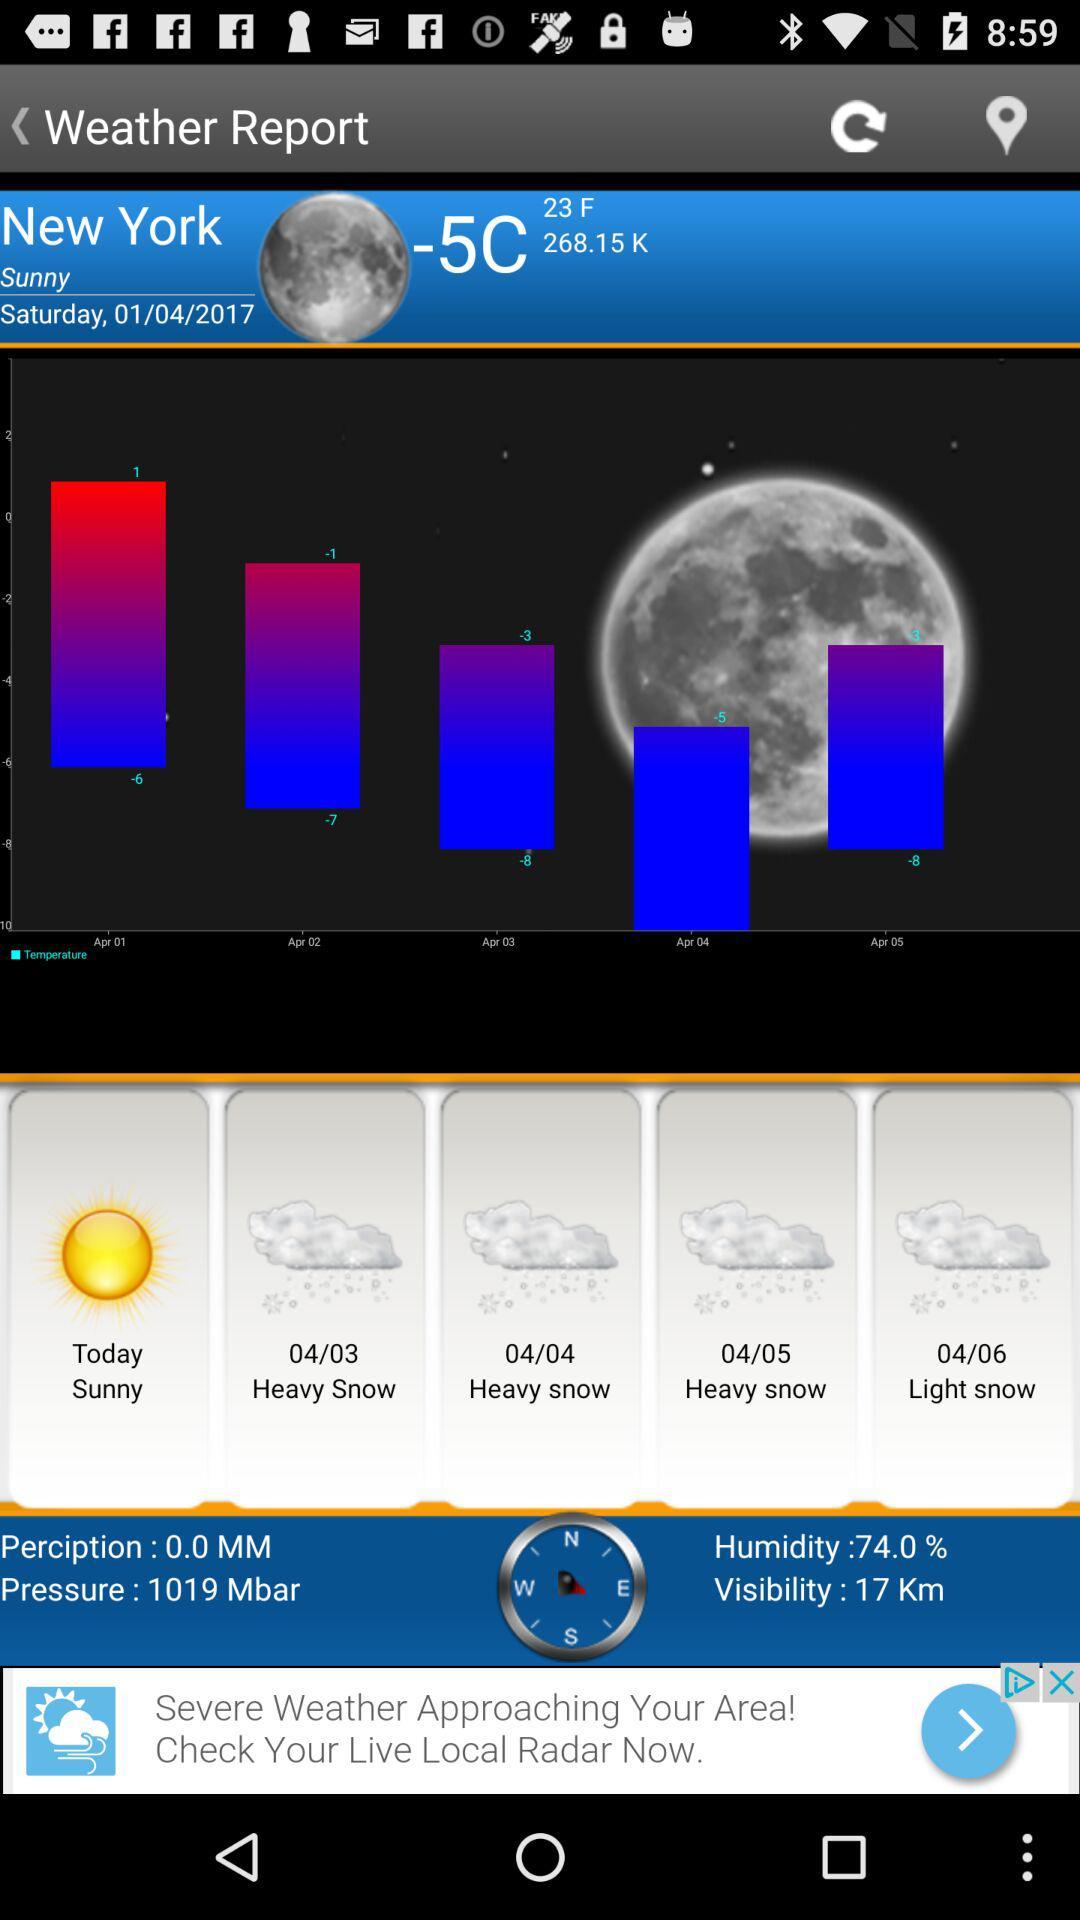 The height and width of the screenshot is (1920, 1080). What do you see at coordinates (540, 1727) in the screenshot?
I see `click advertisement` at bounding box center [540, 1727].